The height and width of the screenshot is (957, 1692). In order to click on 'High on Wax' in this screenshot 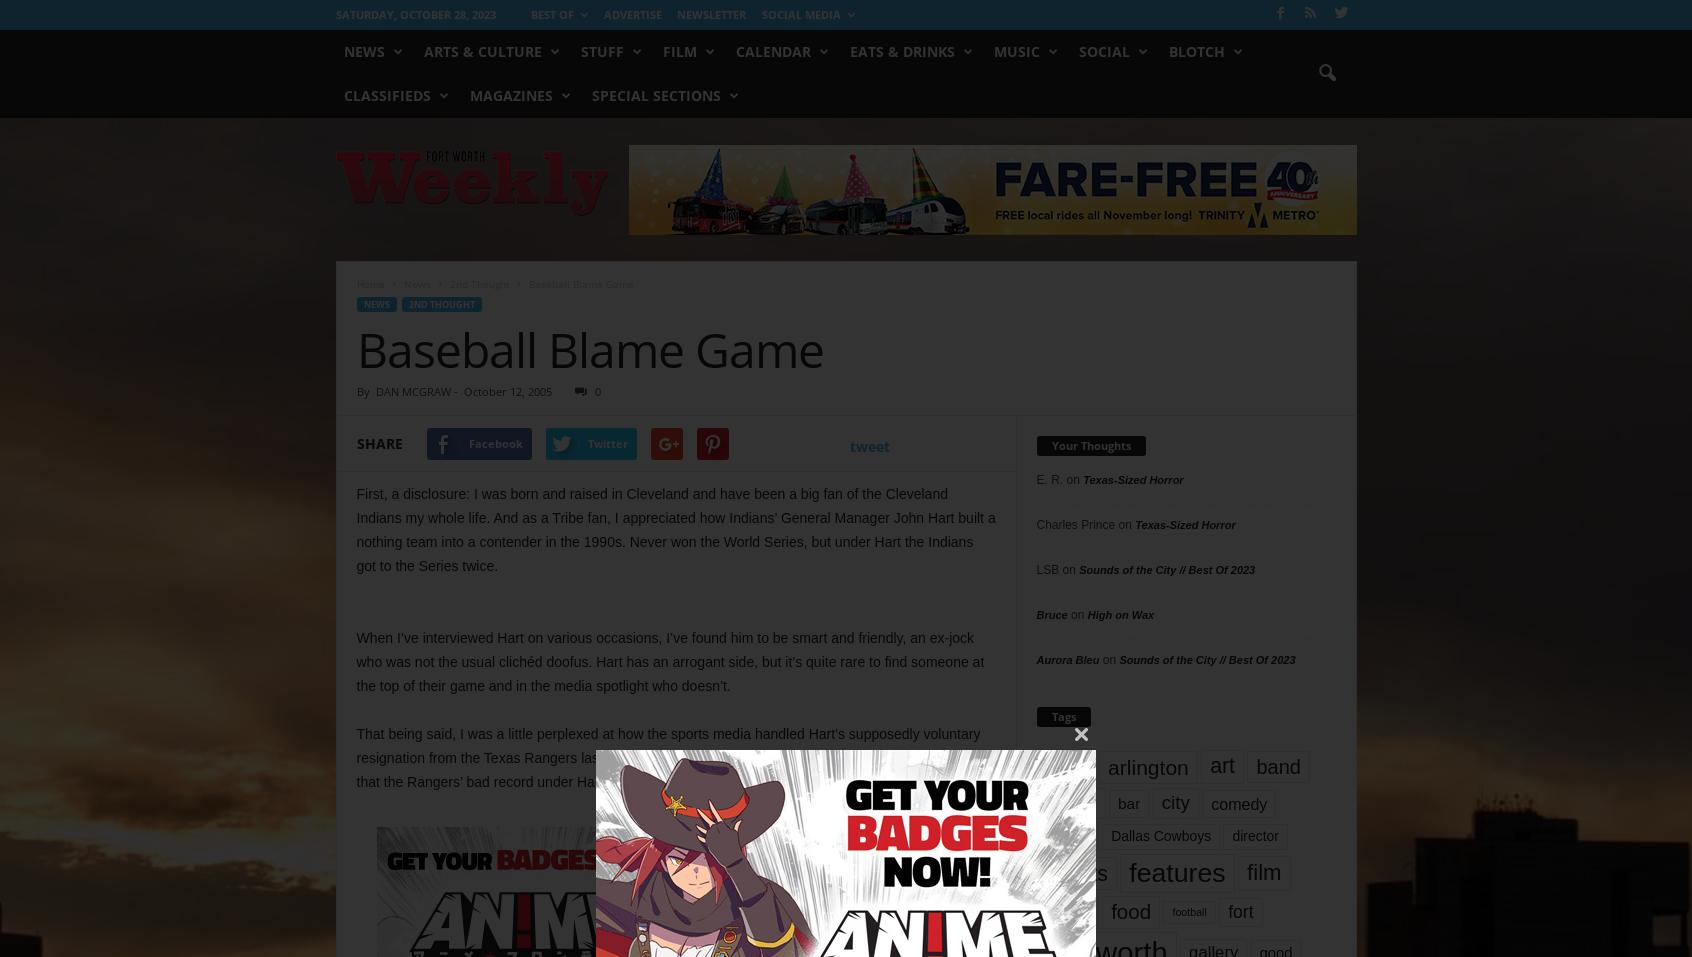, I will do `click(1120, 613)`.